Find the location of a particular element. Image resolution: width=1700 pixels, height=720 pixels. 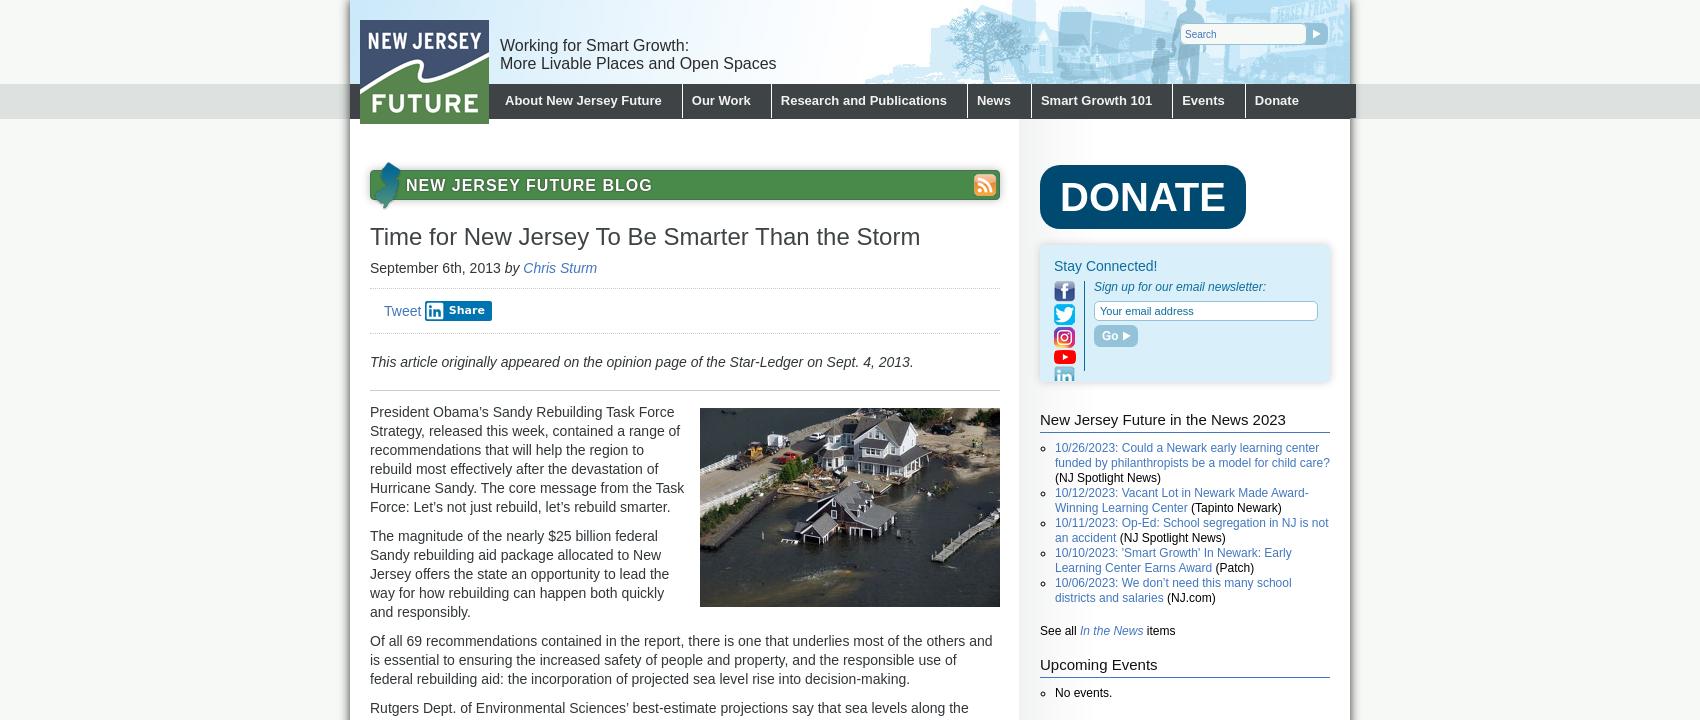

'items' is located at coordinates (1143, 631).